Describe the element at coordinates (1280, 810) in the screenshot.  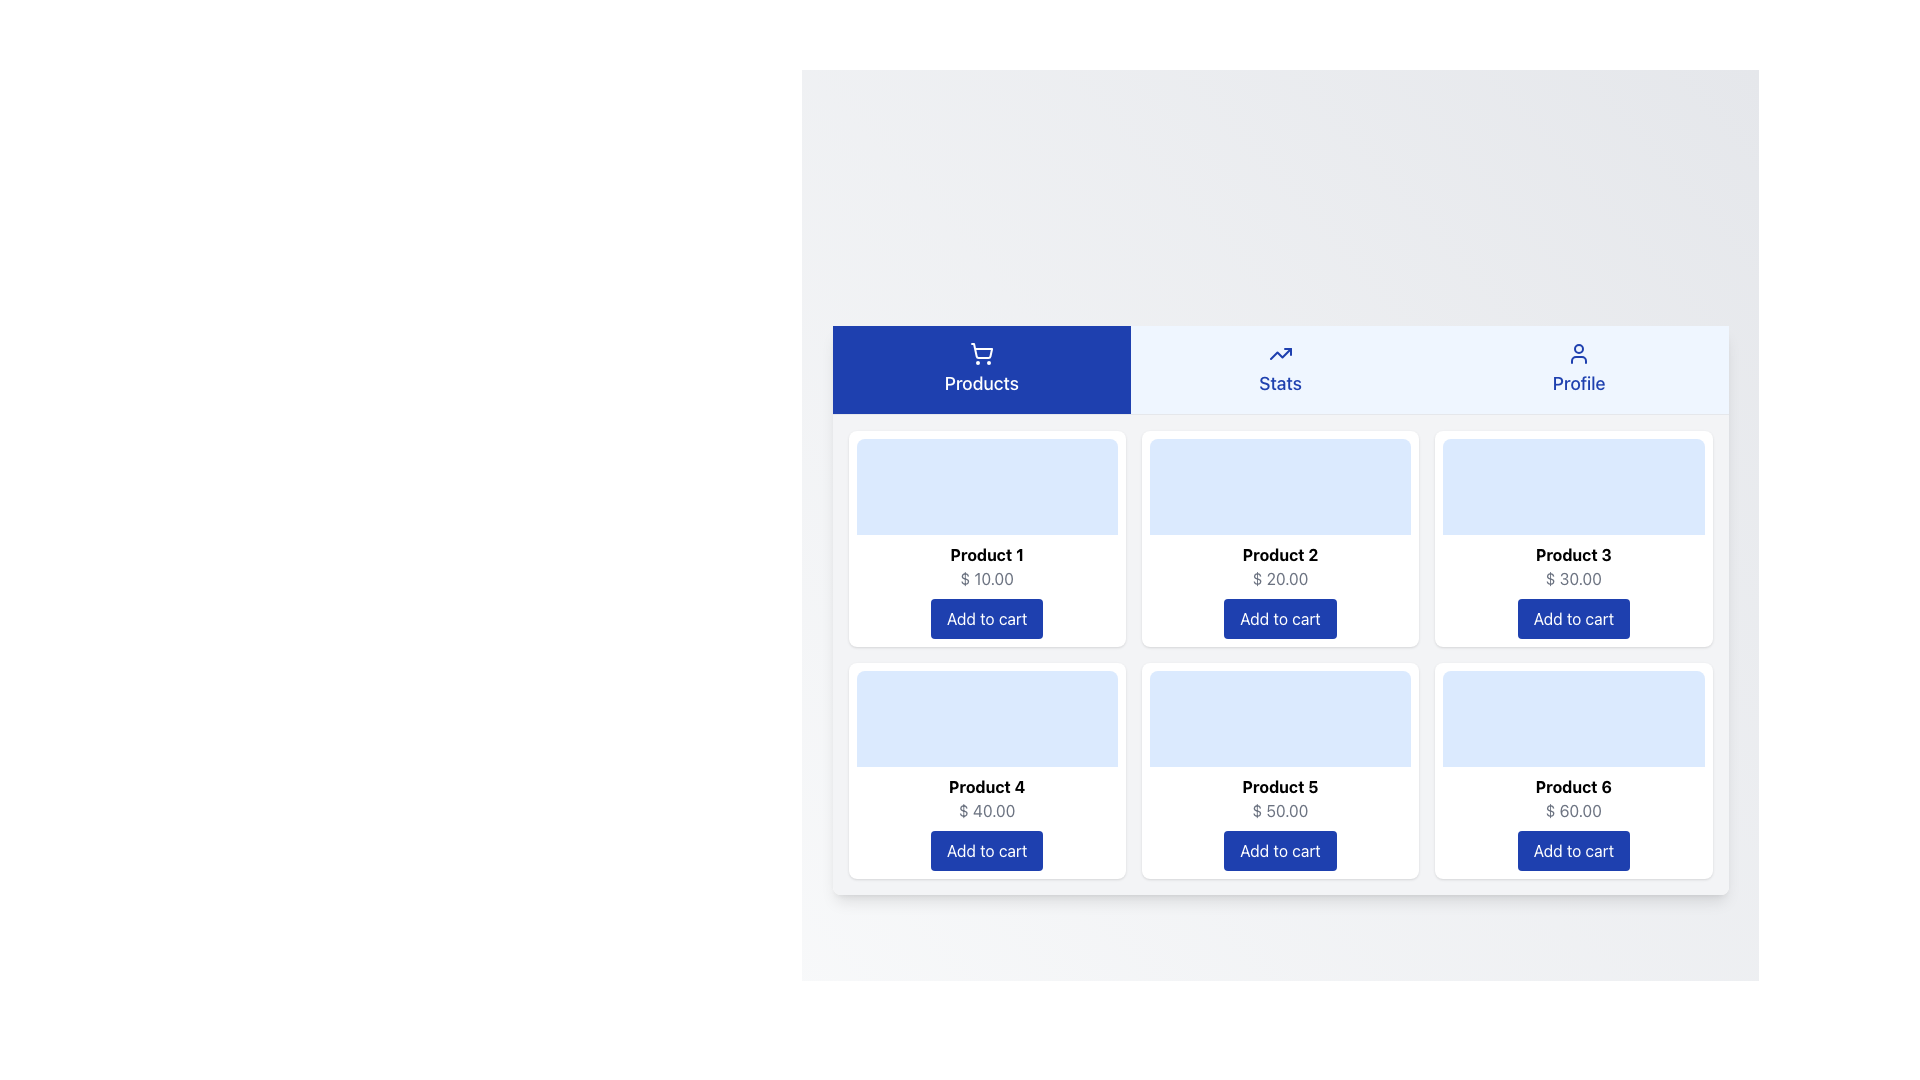
I see `the static text label displaying the price of 'Product 5', which is located in the bottom row and the second column of the product grid, positioned below the product title and above the 'Add to cart' button` at that location.